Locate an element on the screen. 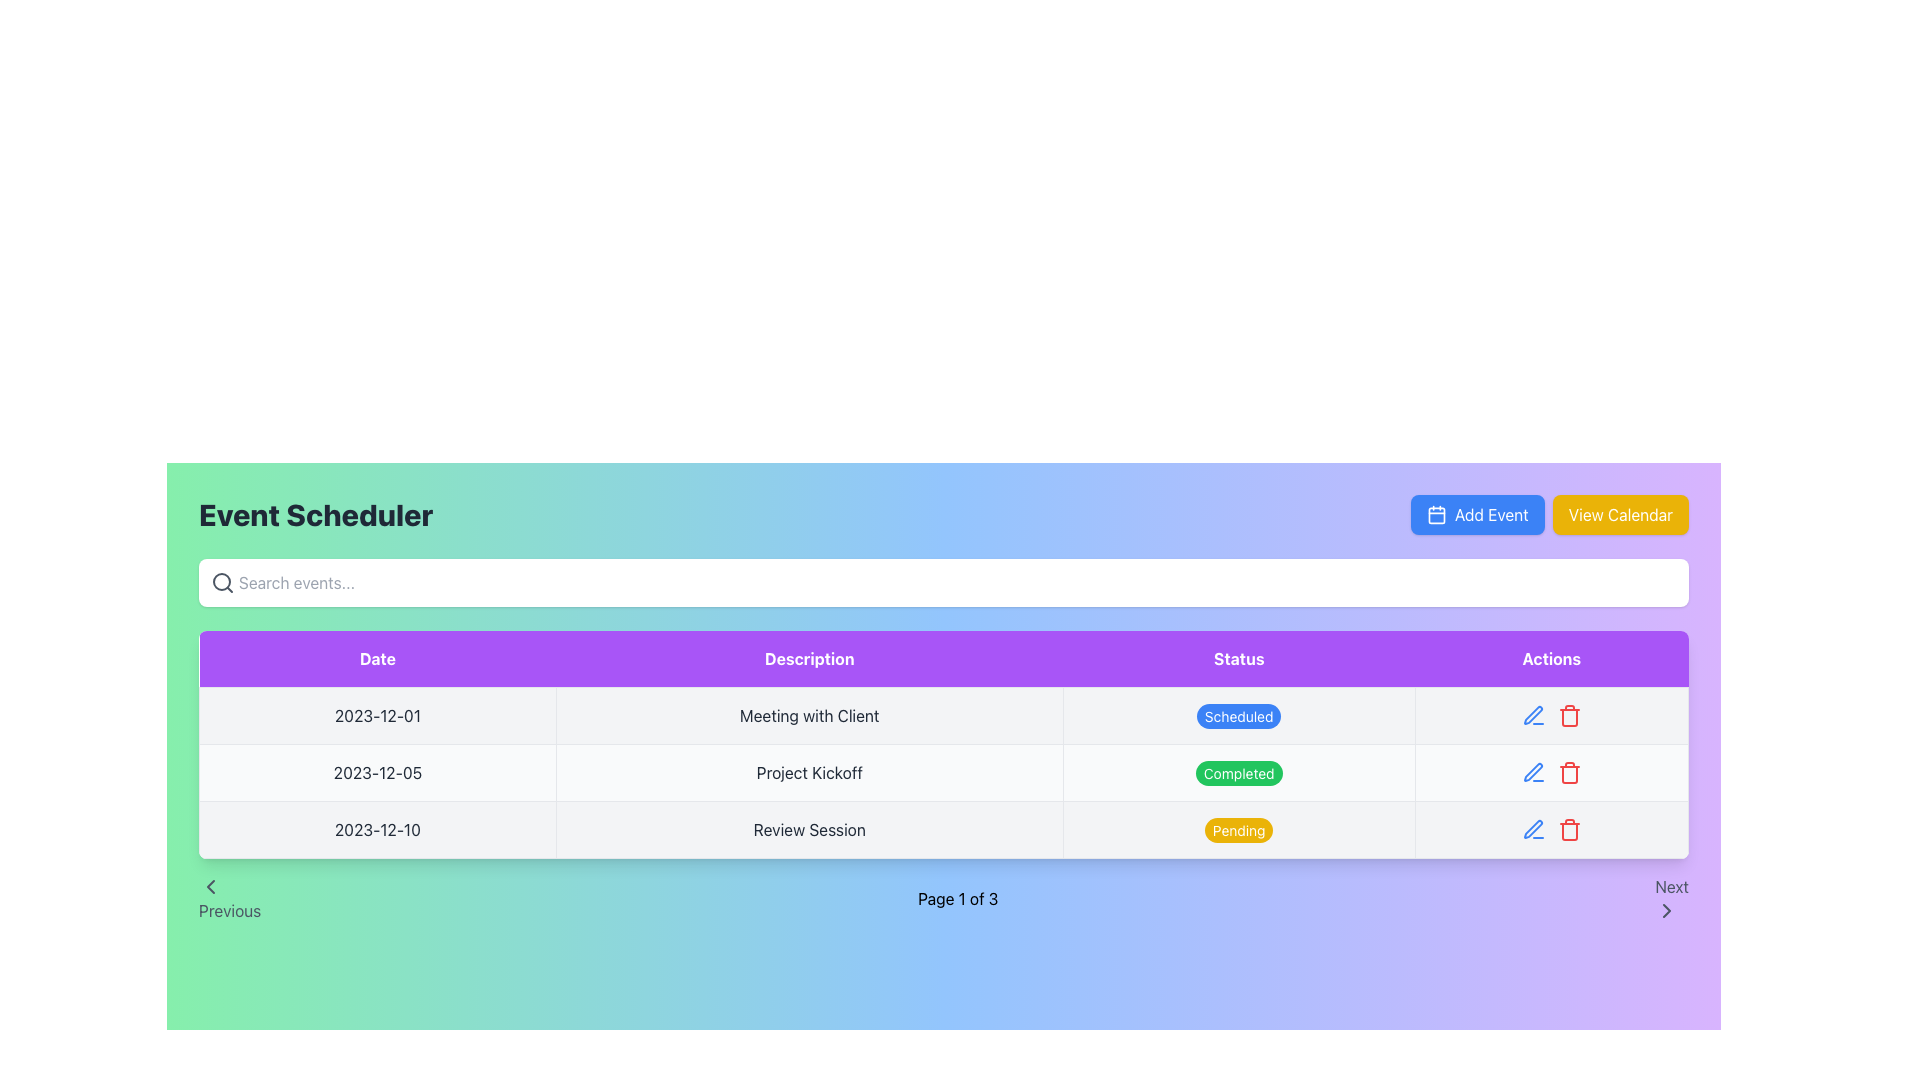 The height and width of the screenshot is (1080, 1920). the status label indicating that an event is scheduled, located in the 'Status' column of the first row in the data table, centrally aligned within its cell is located at coordinates (1238, 715).